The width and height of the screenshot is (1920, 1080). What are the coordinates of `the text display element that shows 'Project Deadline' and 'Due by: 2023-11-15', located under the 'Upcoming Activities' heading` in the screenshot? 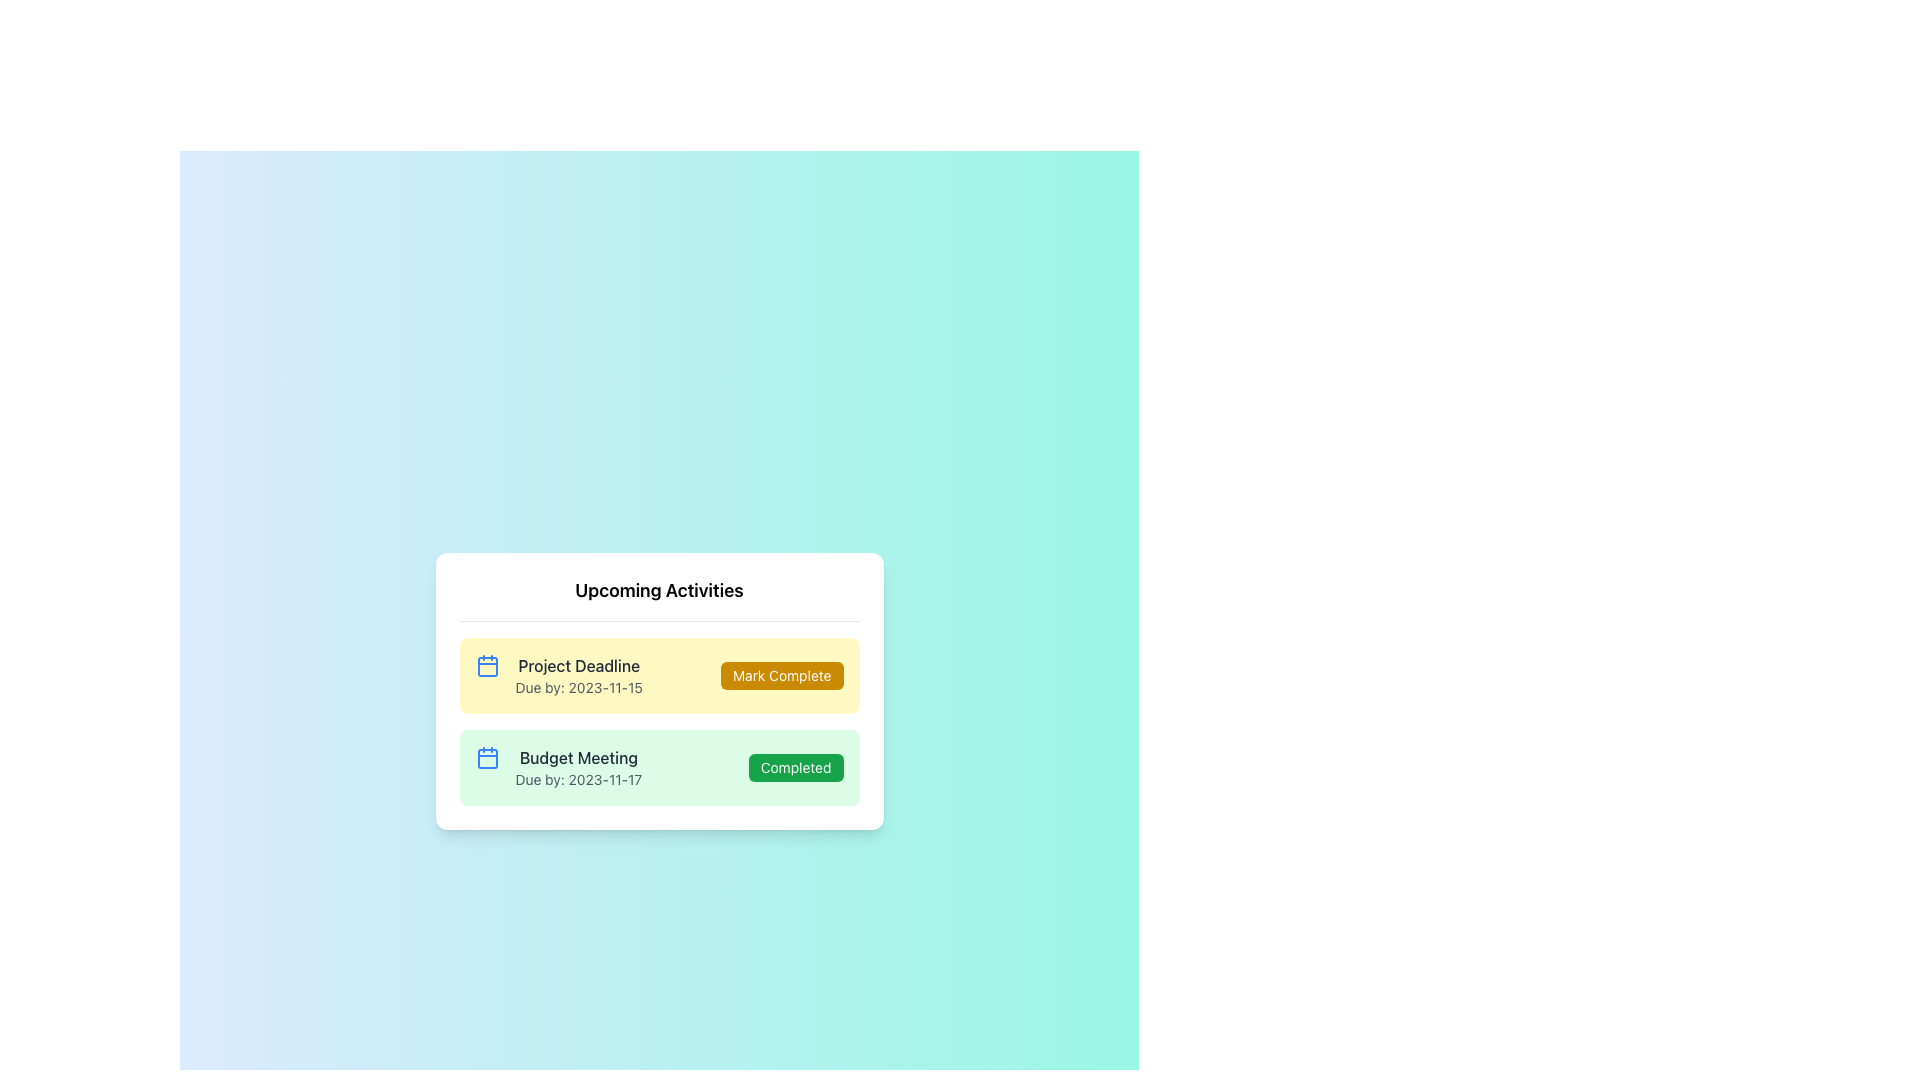 It's located at (578, 675).